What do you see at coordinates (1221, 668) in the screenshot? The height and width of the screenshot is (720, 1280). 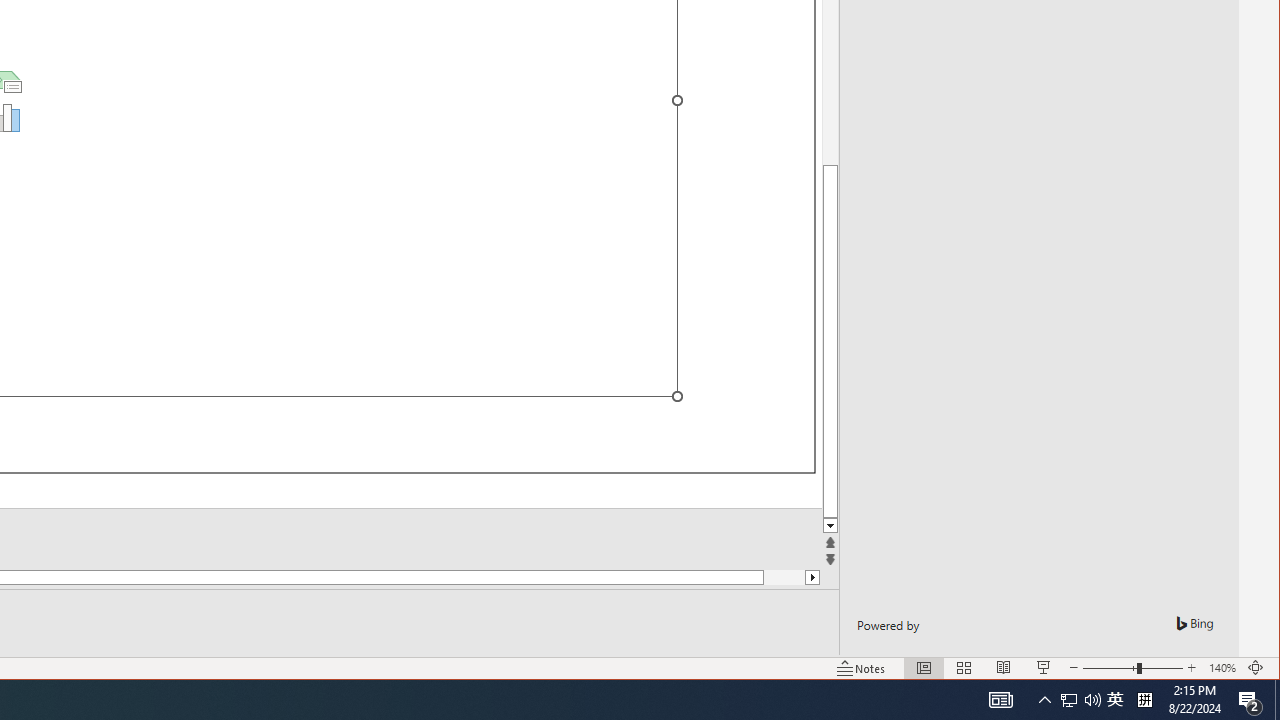 I see `'Zoom 140%'` at bounding box center [1221, 668].